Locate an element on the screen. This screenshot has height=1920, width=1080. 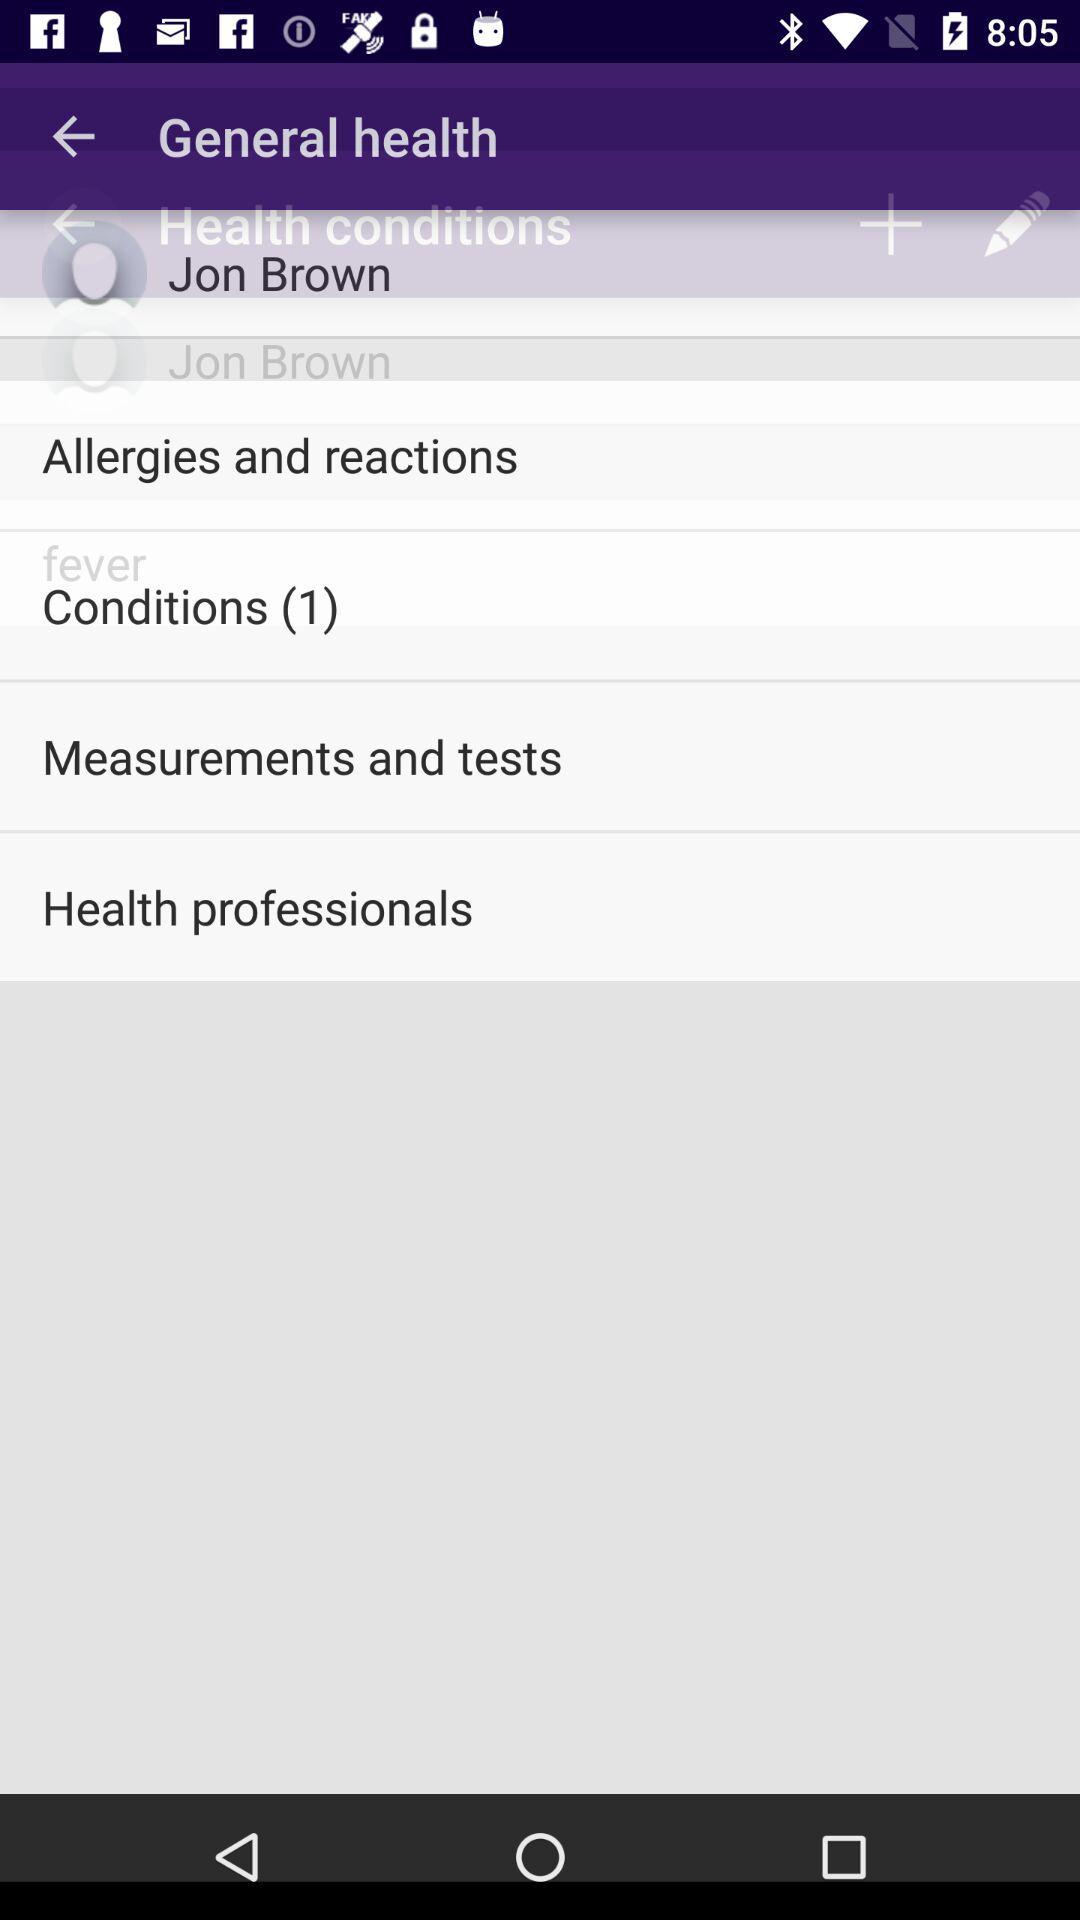
icon to the left of the general health icon is located at coordinates (72, 135).